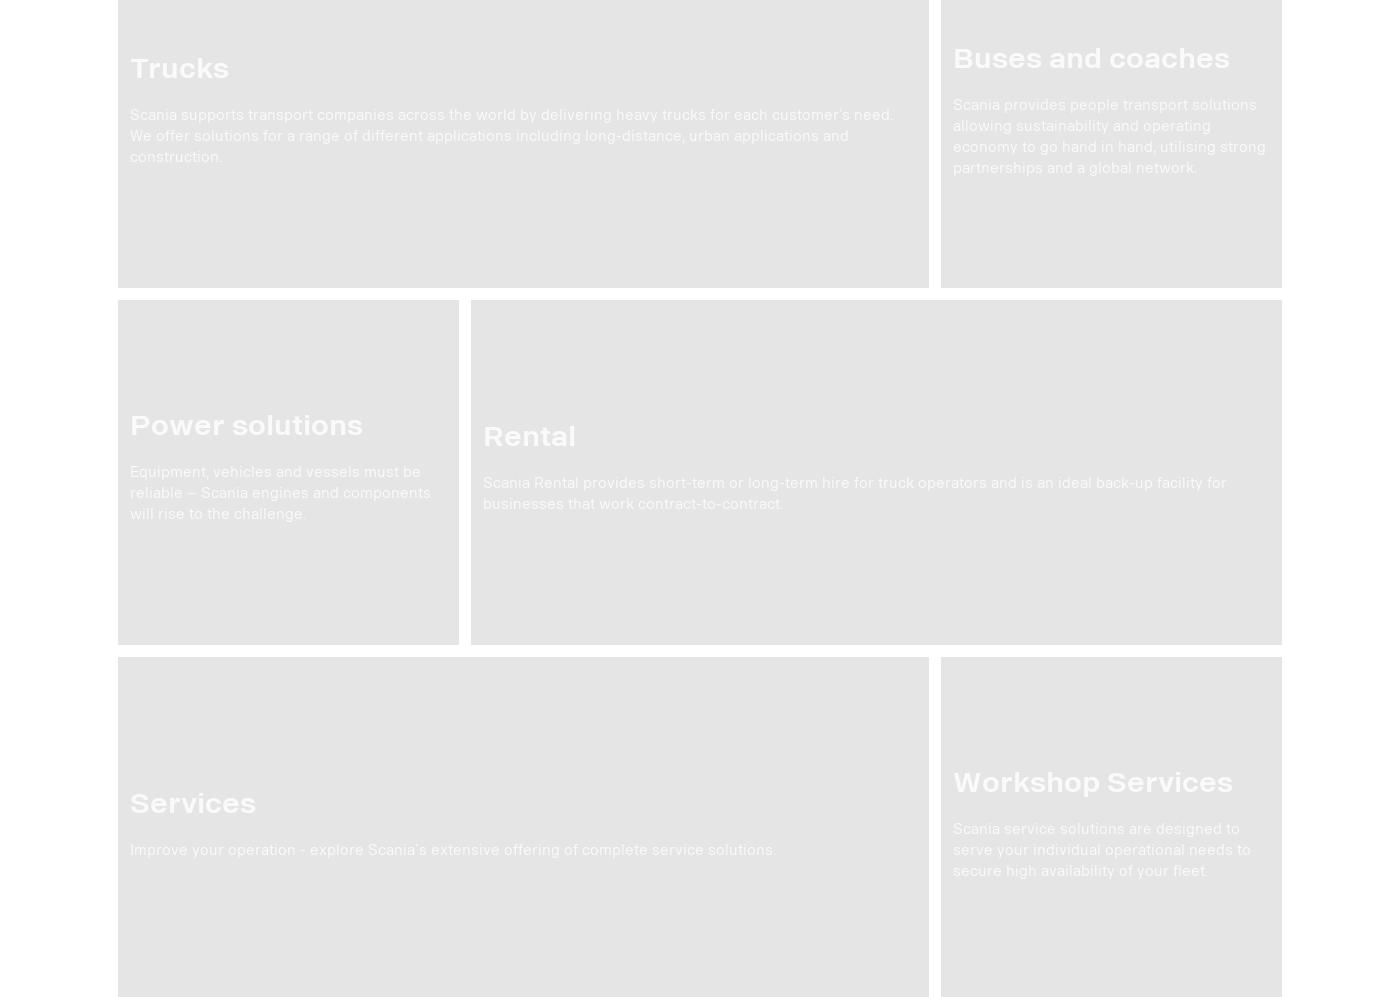  I want to click on 'Buses and coaches', so click(1091, 56).